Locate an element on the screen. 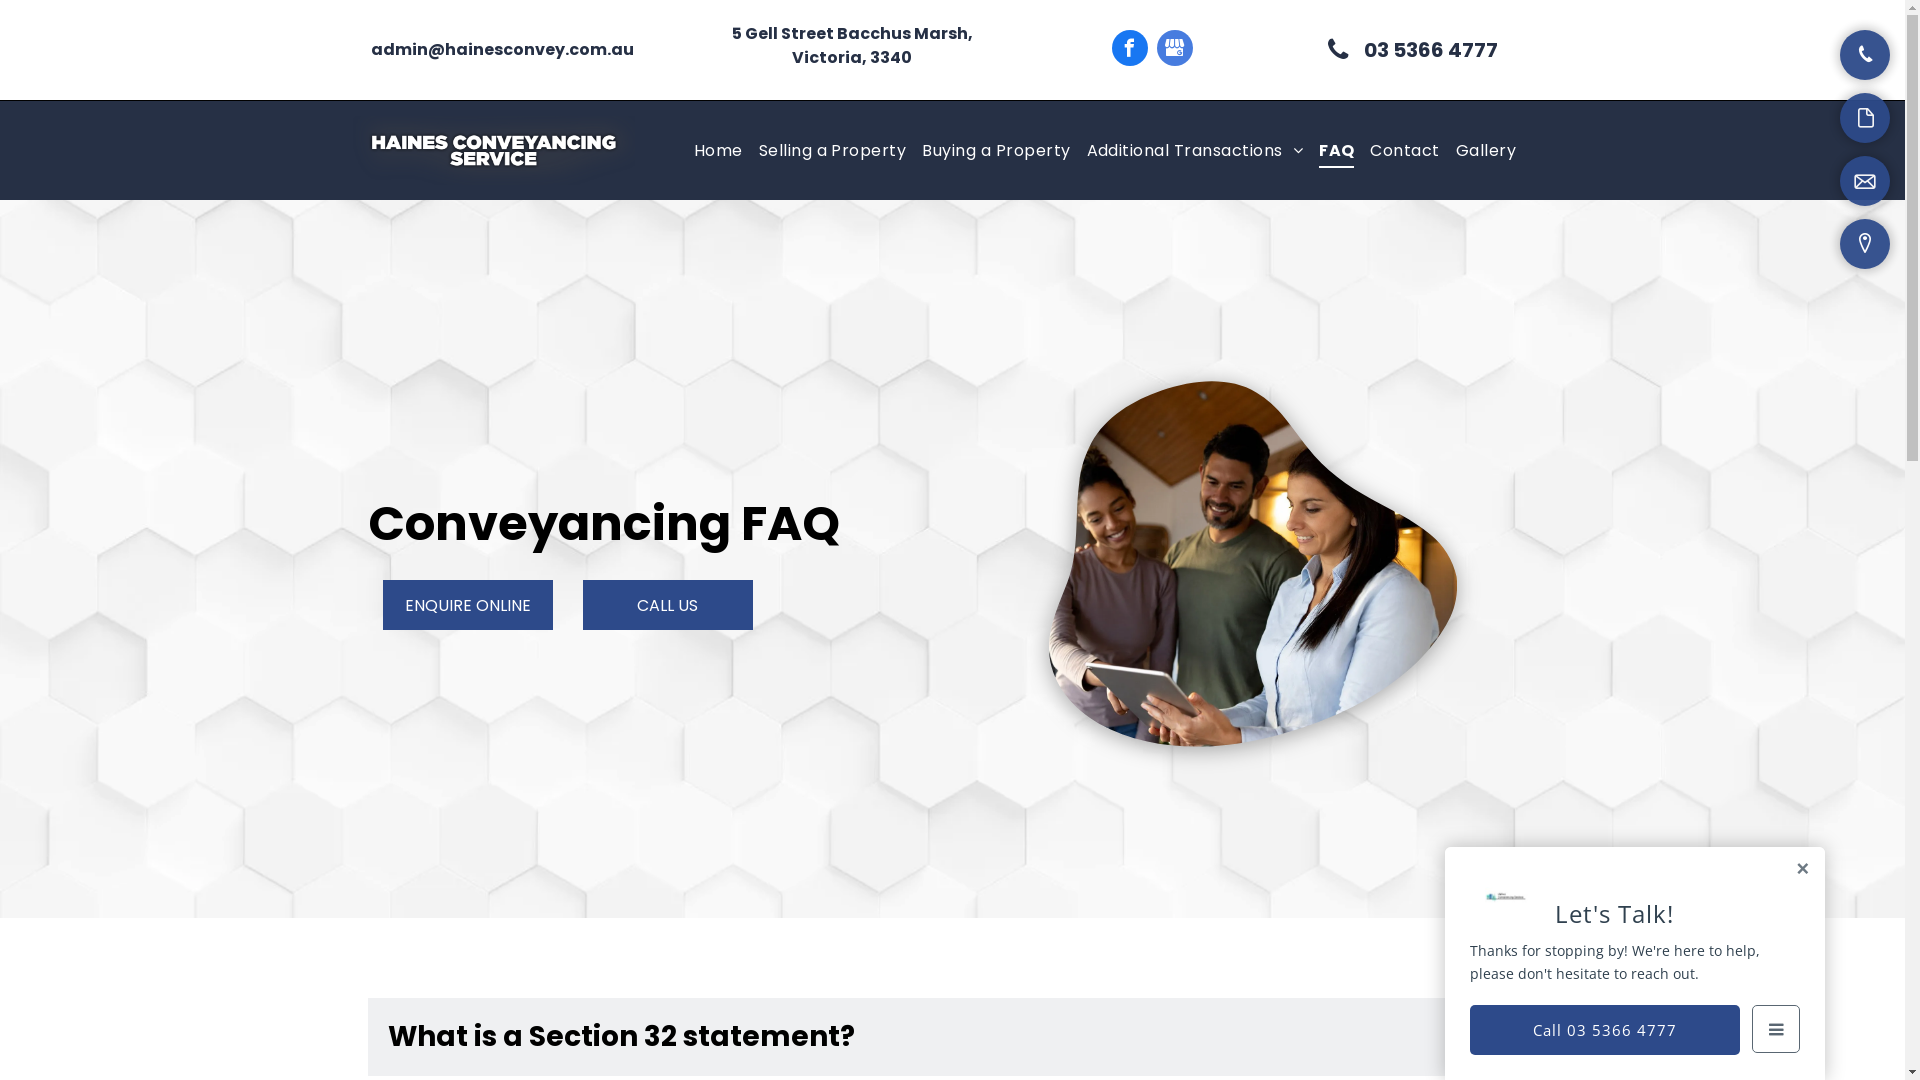  'Gallery' is located at coordinates (1486, 149).